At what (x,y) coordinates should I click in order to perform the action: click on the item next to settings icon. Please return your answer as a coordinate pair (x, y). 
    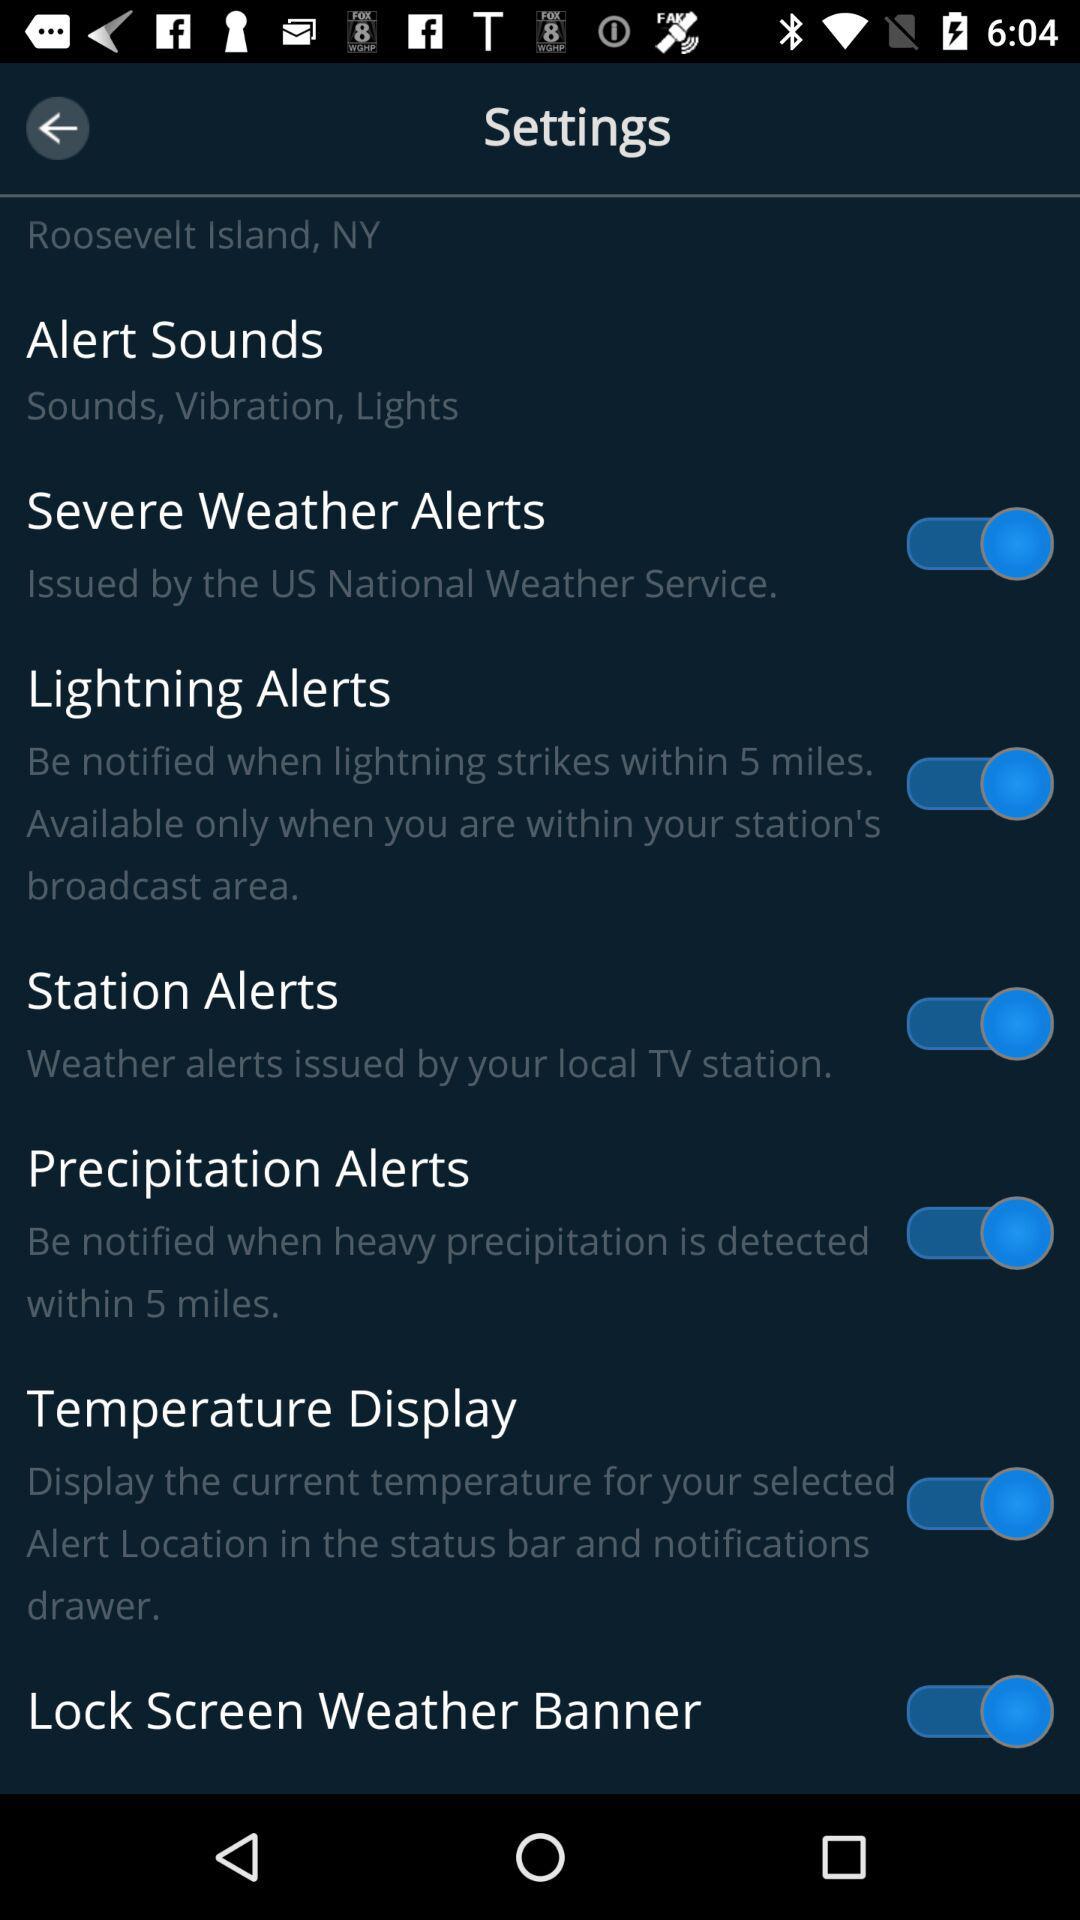
    Looking at the image, I should click on (56, 127).